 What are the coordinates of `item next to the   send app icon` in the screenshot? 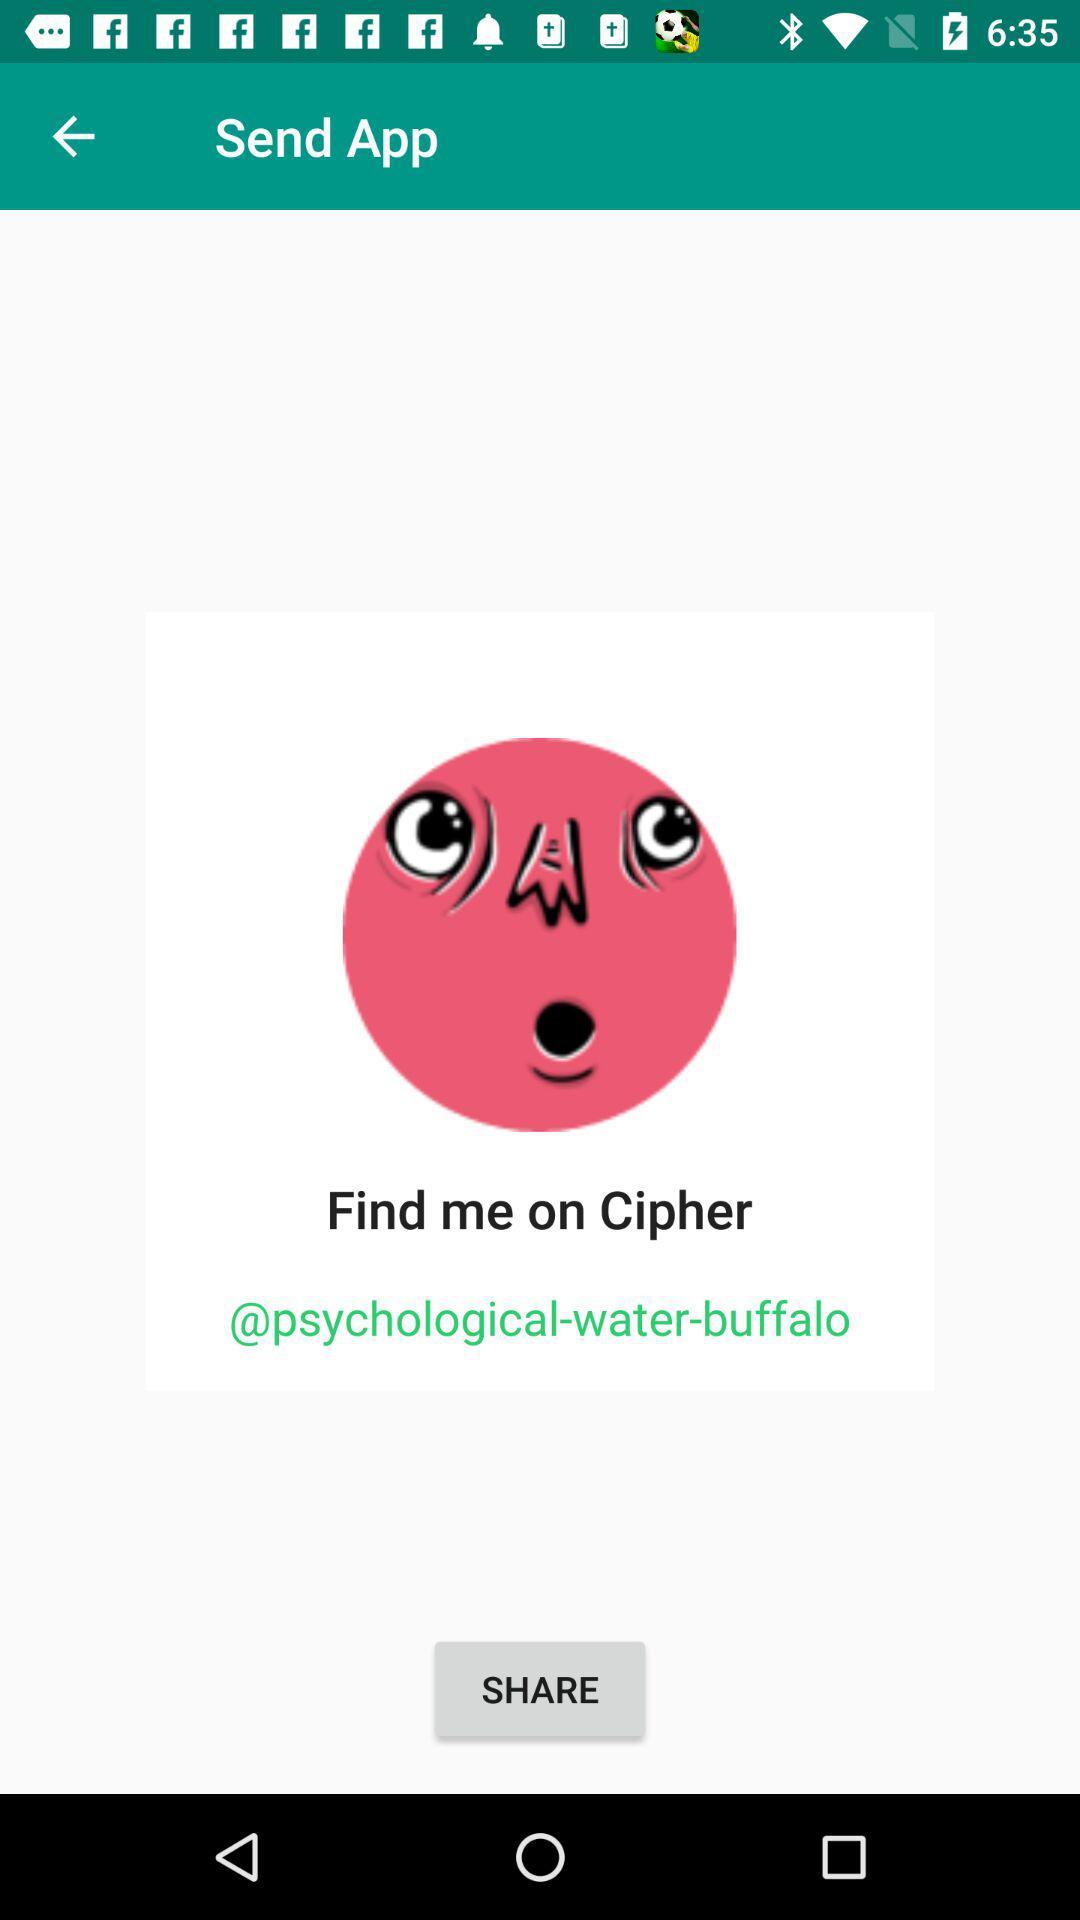 It's located at (72, 135).